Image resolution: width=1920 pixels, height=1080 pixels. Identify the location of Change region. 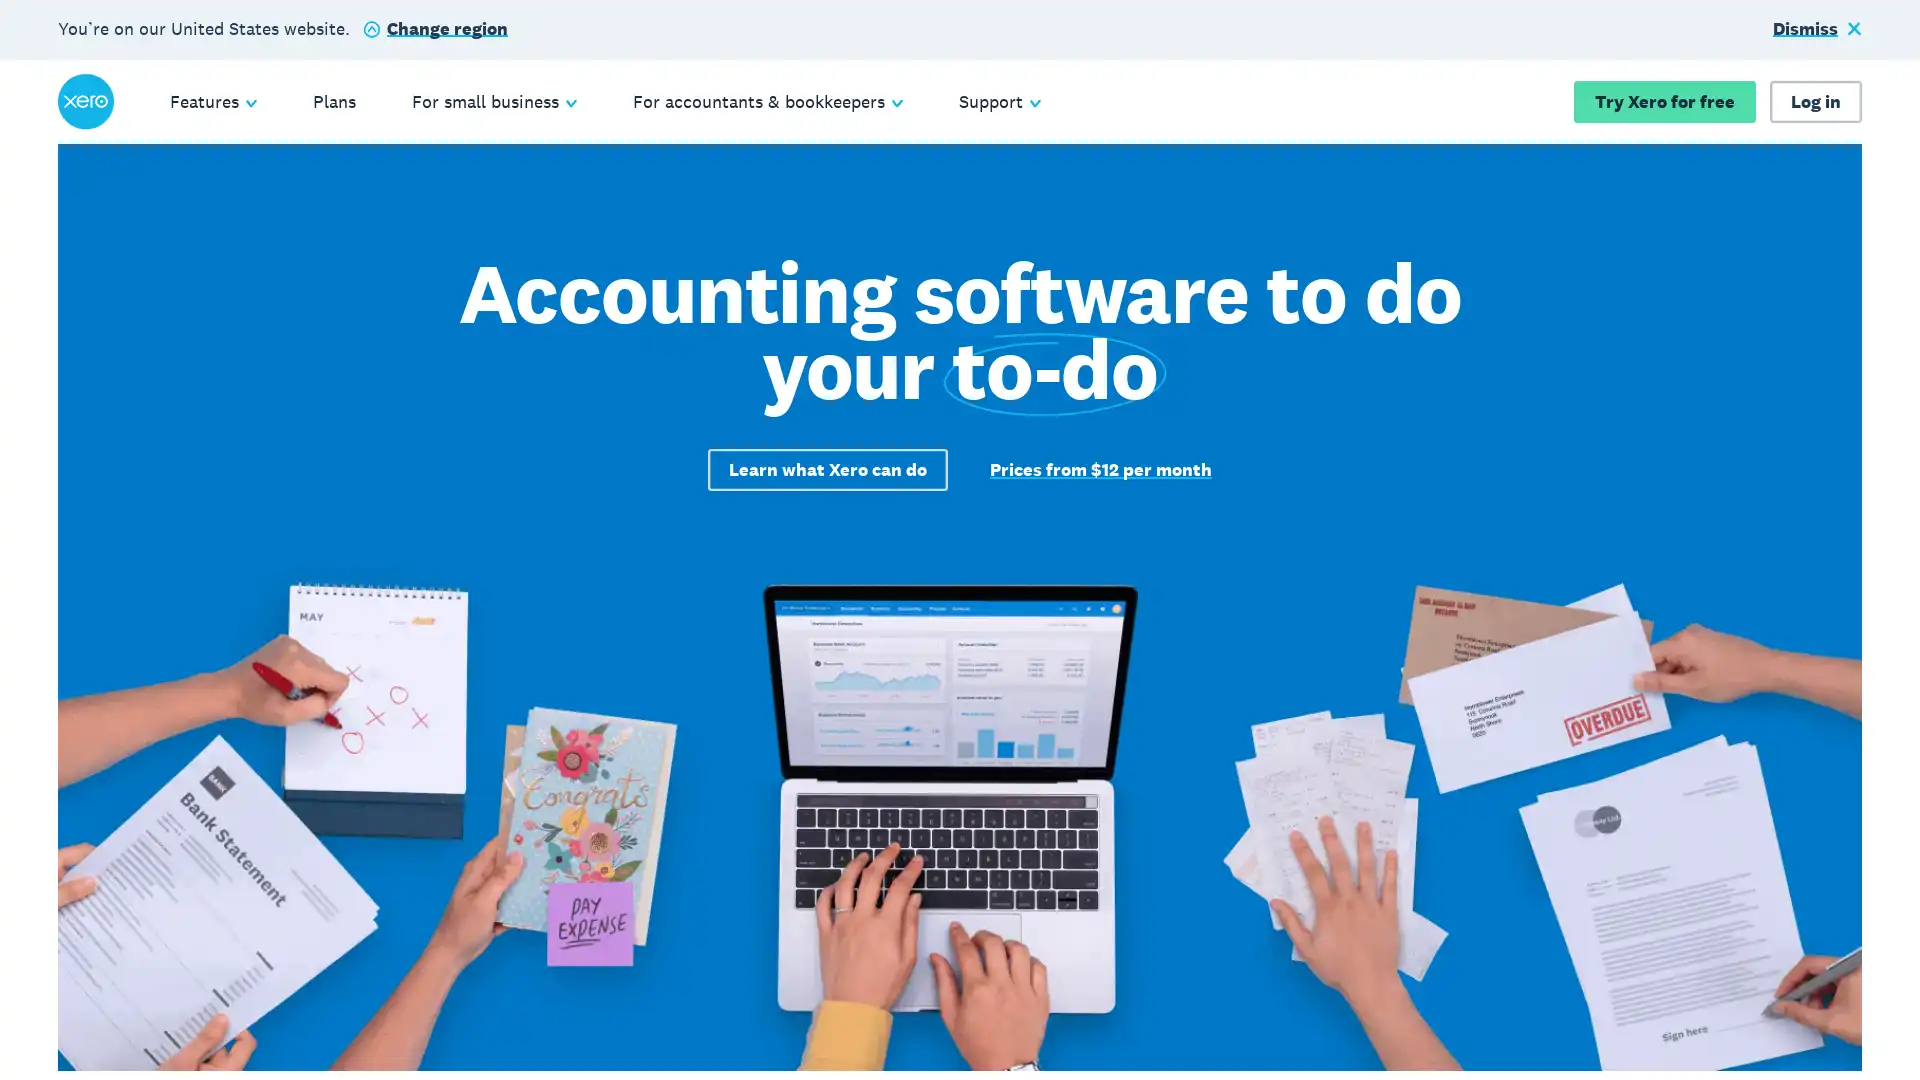
(434, 30).